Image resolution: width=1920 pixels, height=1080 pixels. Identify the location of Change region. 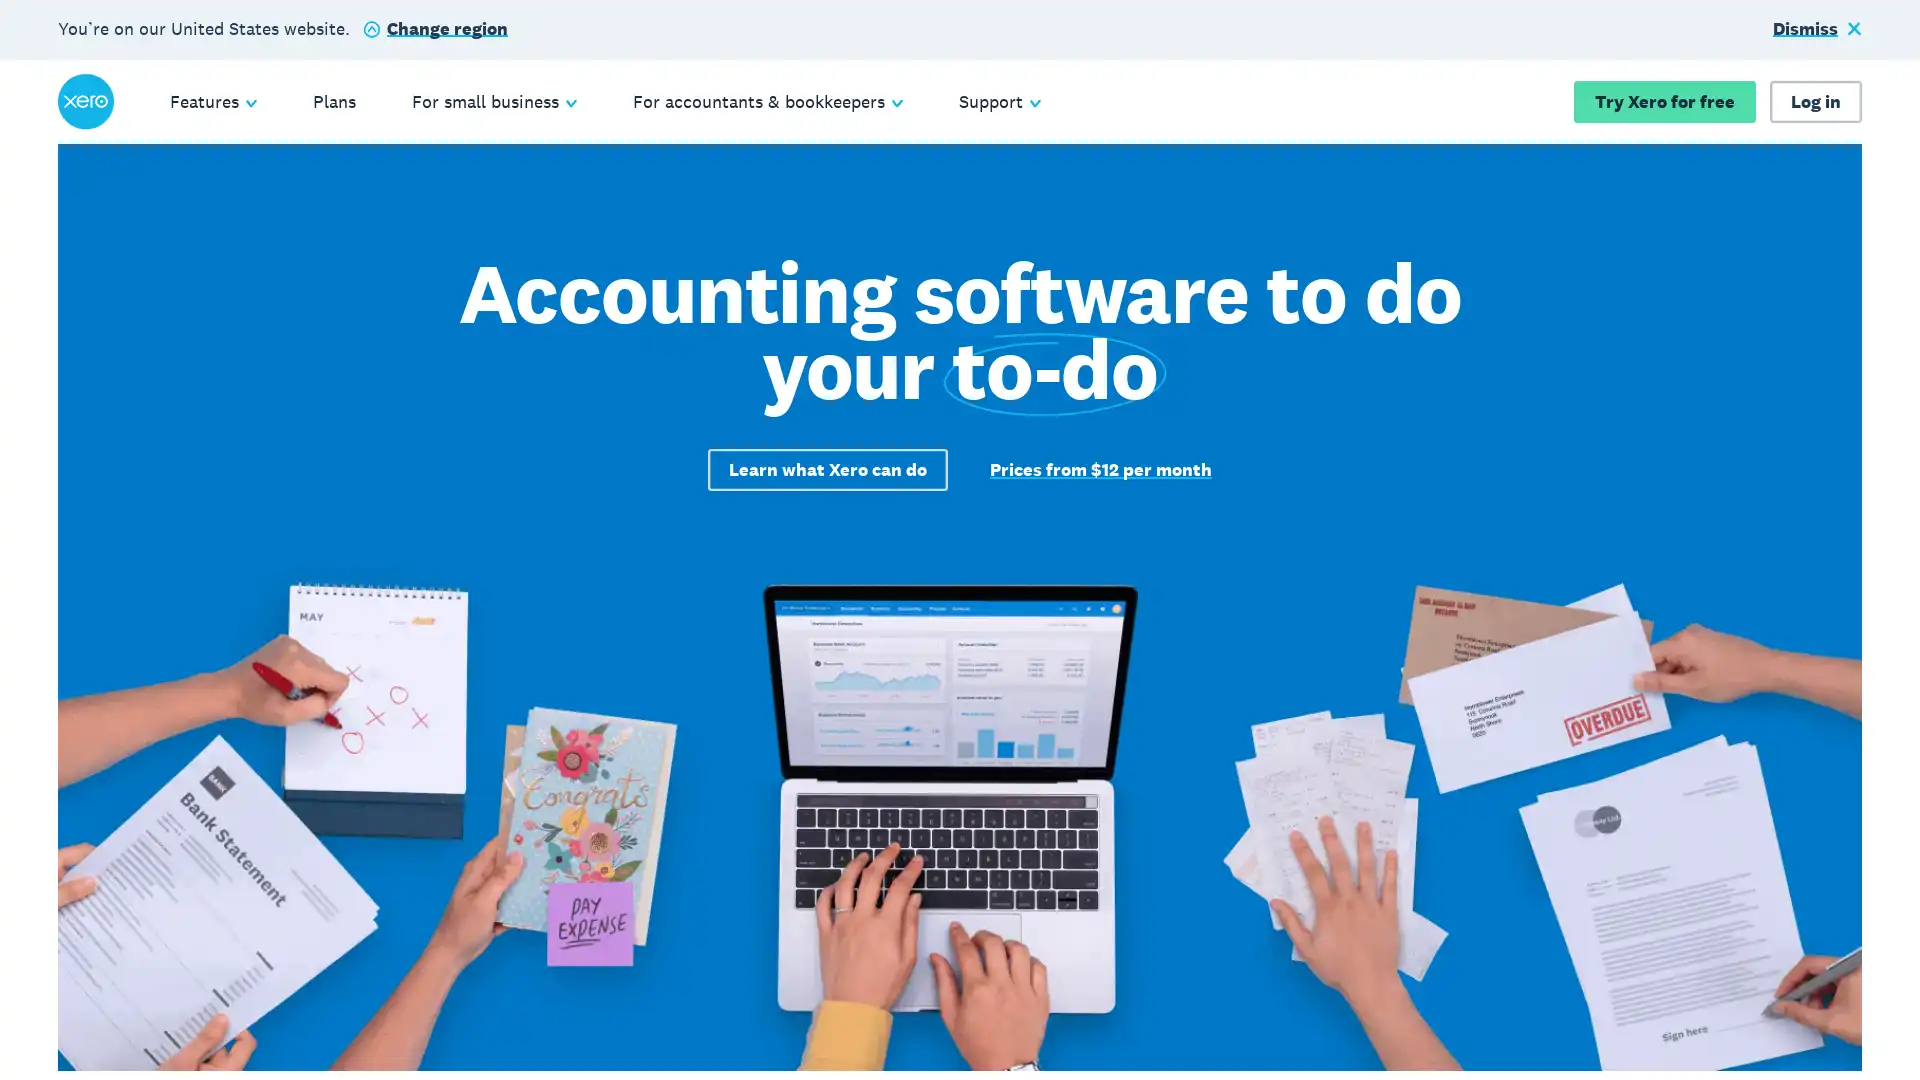
(434, 30).